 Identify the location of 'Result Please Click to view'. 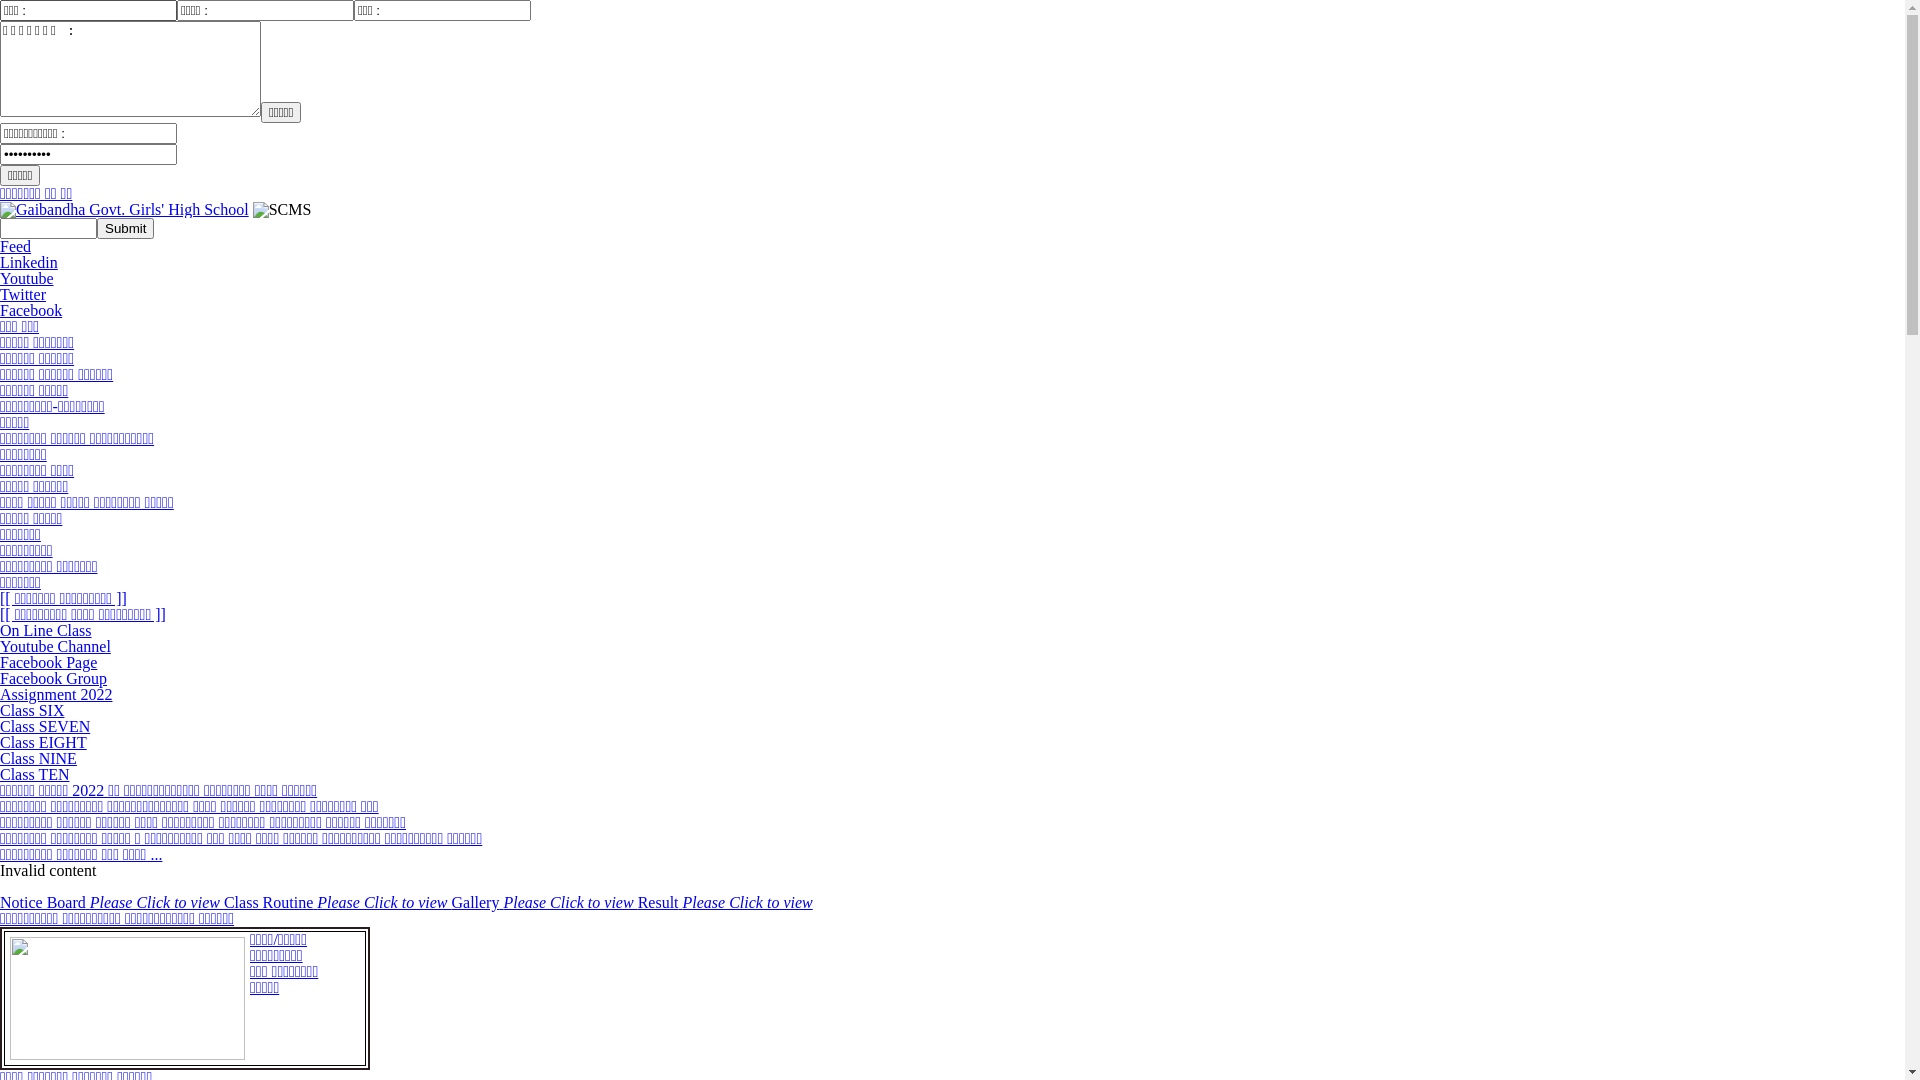
(637, 902).